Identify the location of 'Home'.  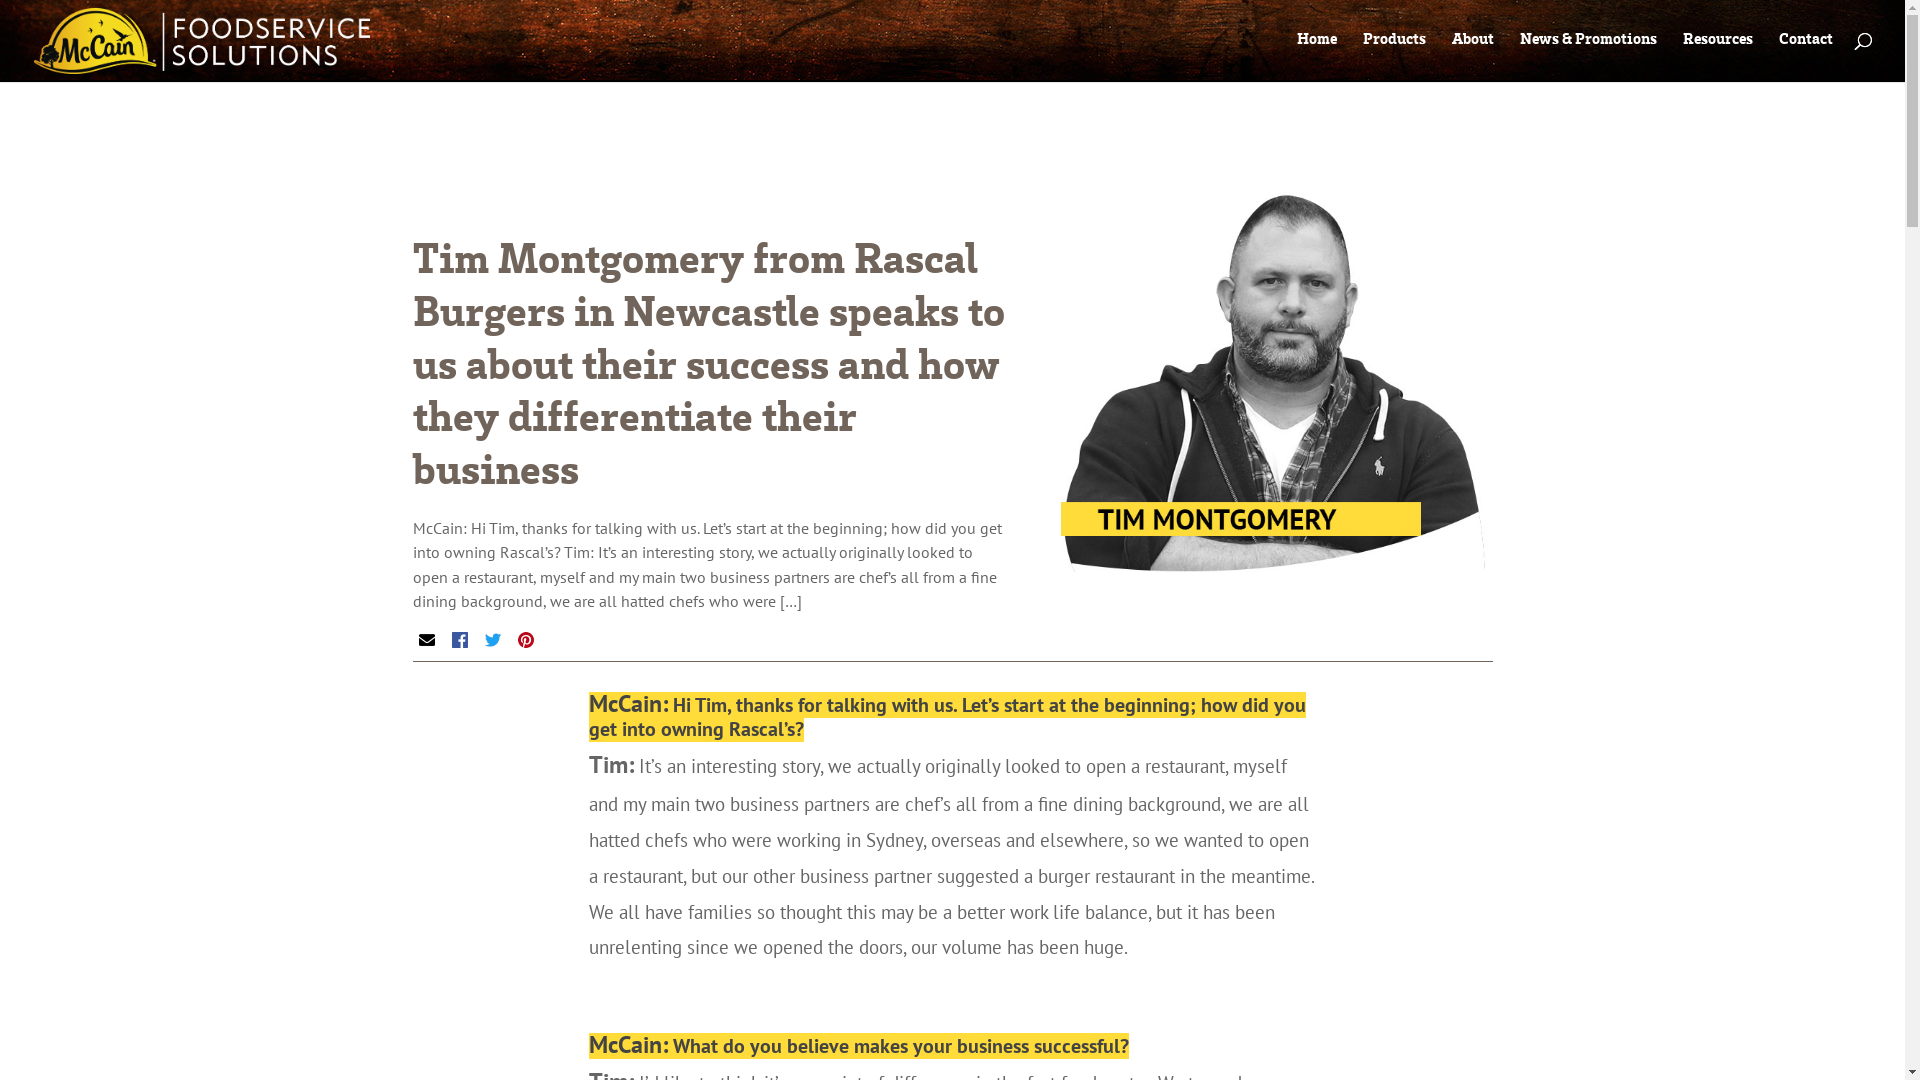
(1316, 42).